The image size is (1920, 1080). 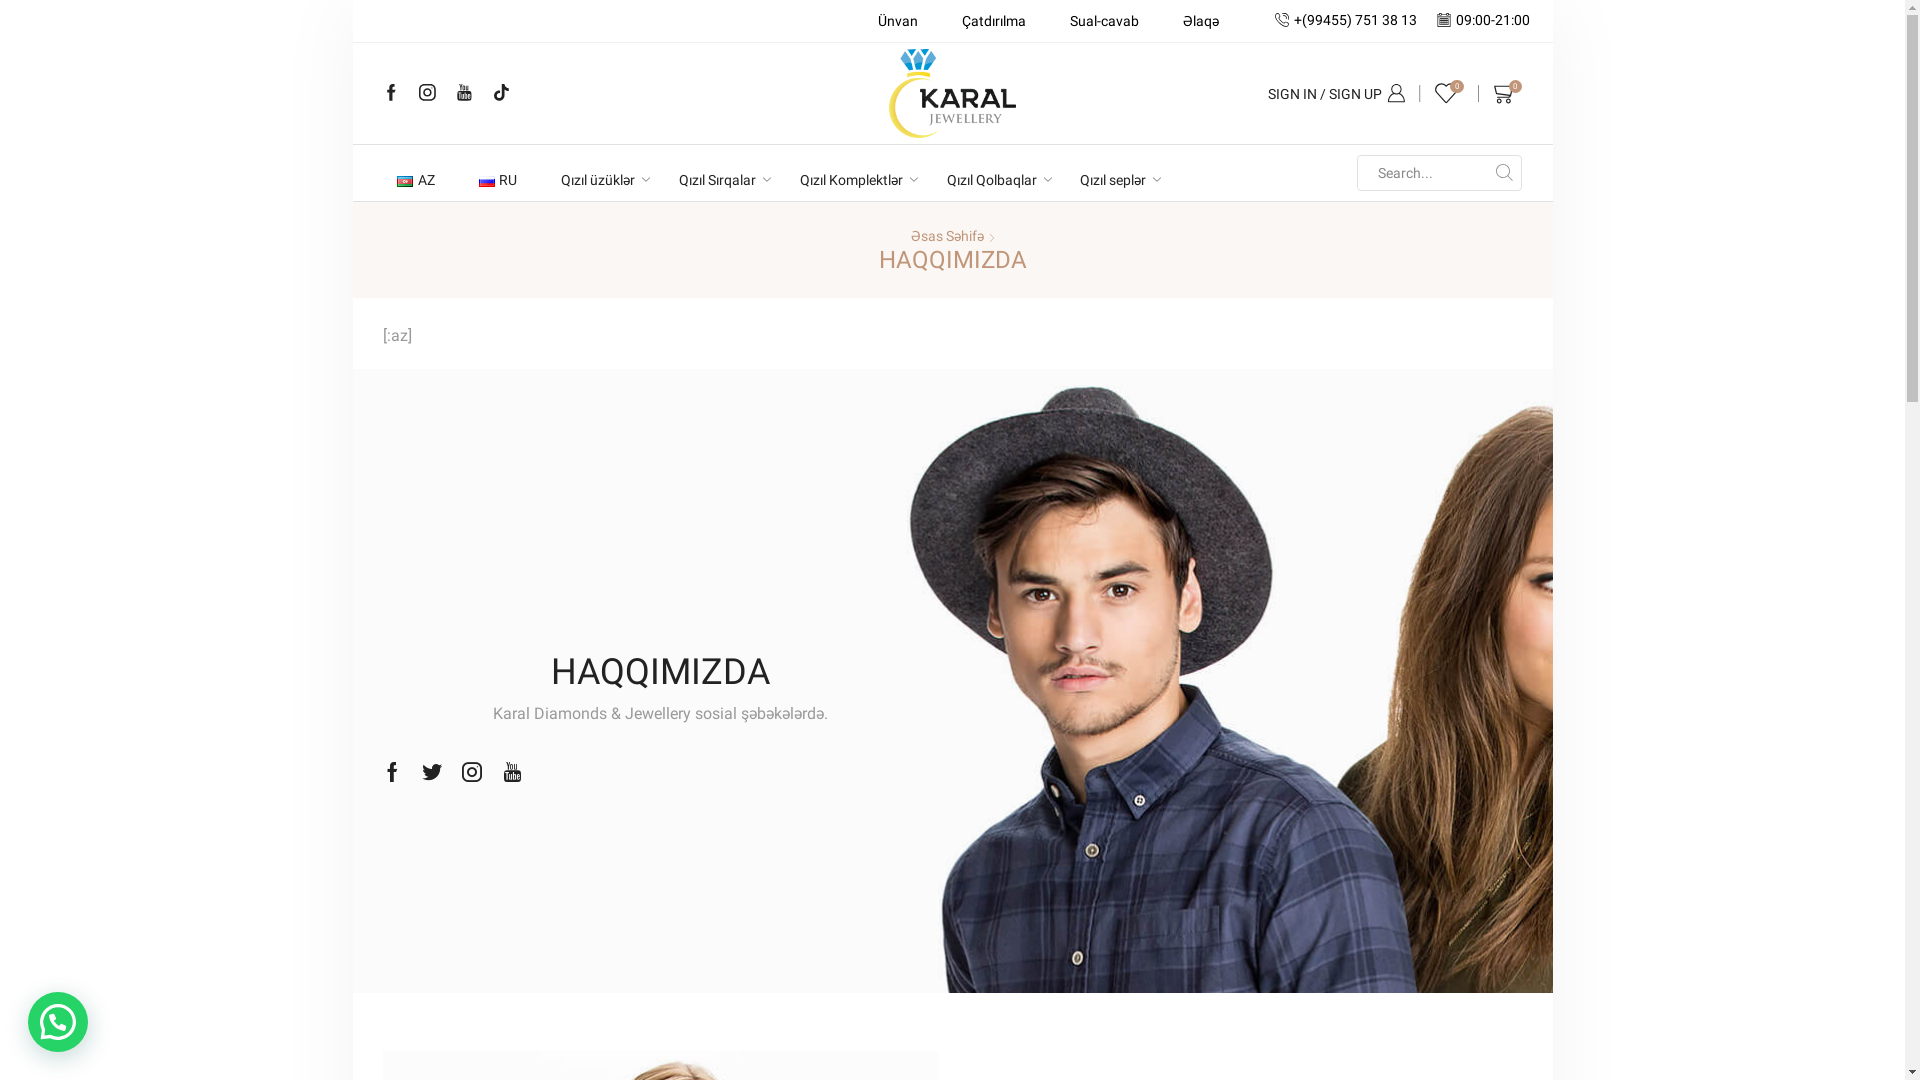 What do you see at coordinates (390, 93) in the screenshot?
I see `'Facebook'` at bounding box center [390, 93].